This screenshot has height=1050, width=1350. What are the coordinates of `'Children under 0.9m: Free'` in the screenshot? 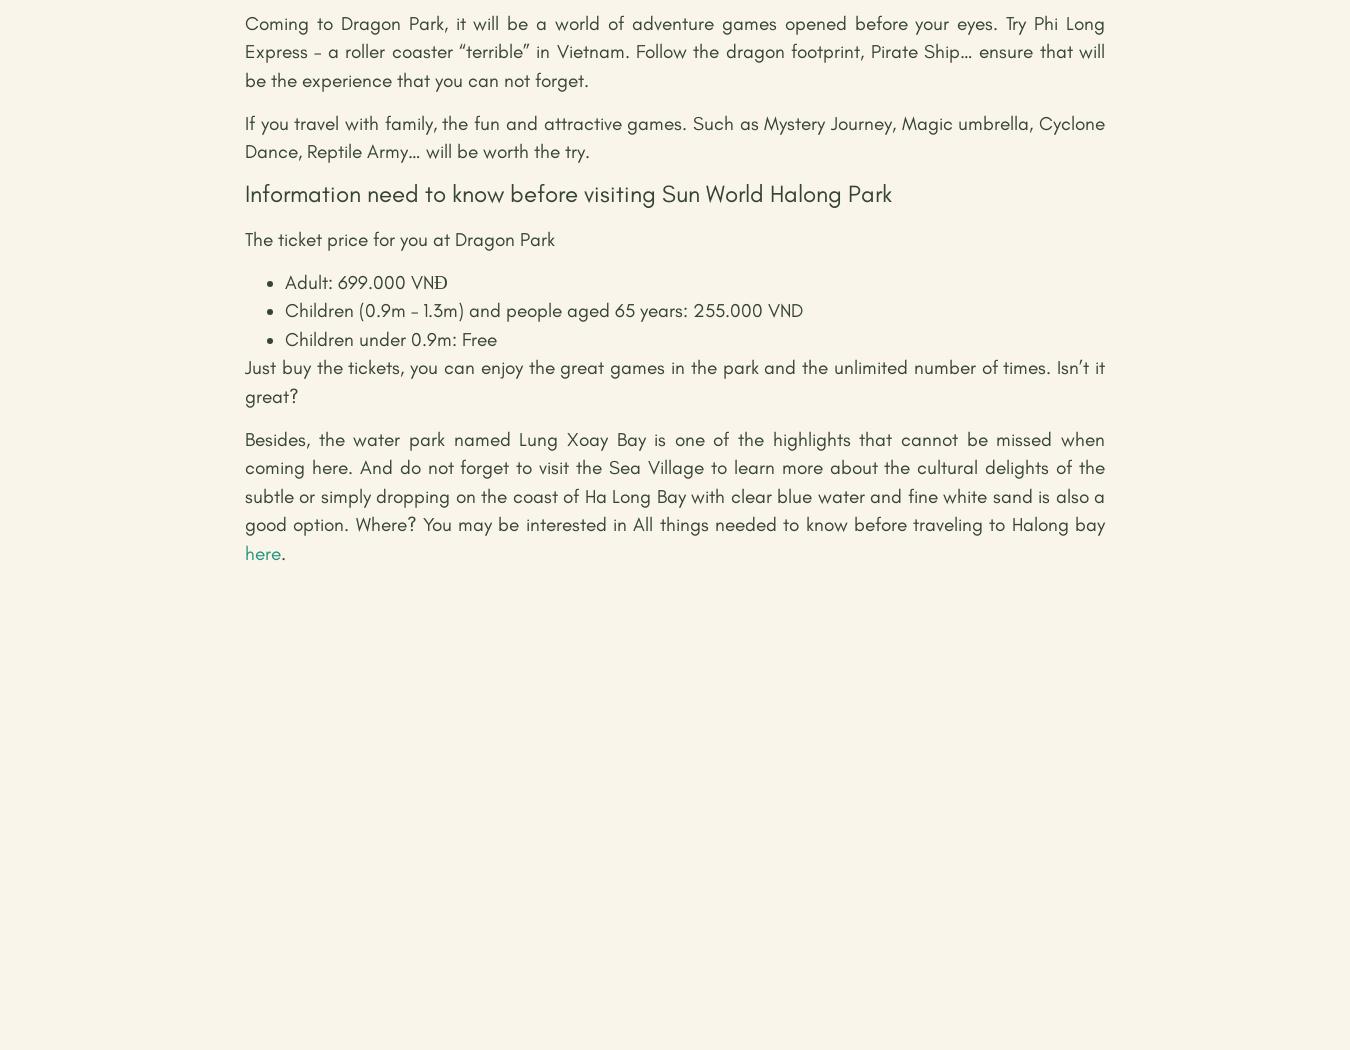 It's located at (390, 338).